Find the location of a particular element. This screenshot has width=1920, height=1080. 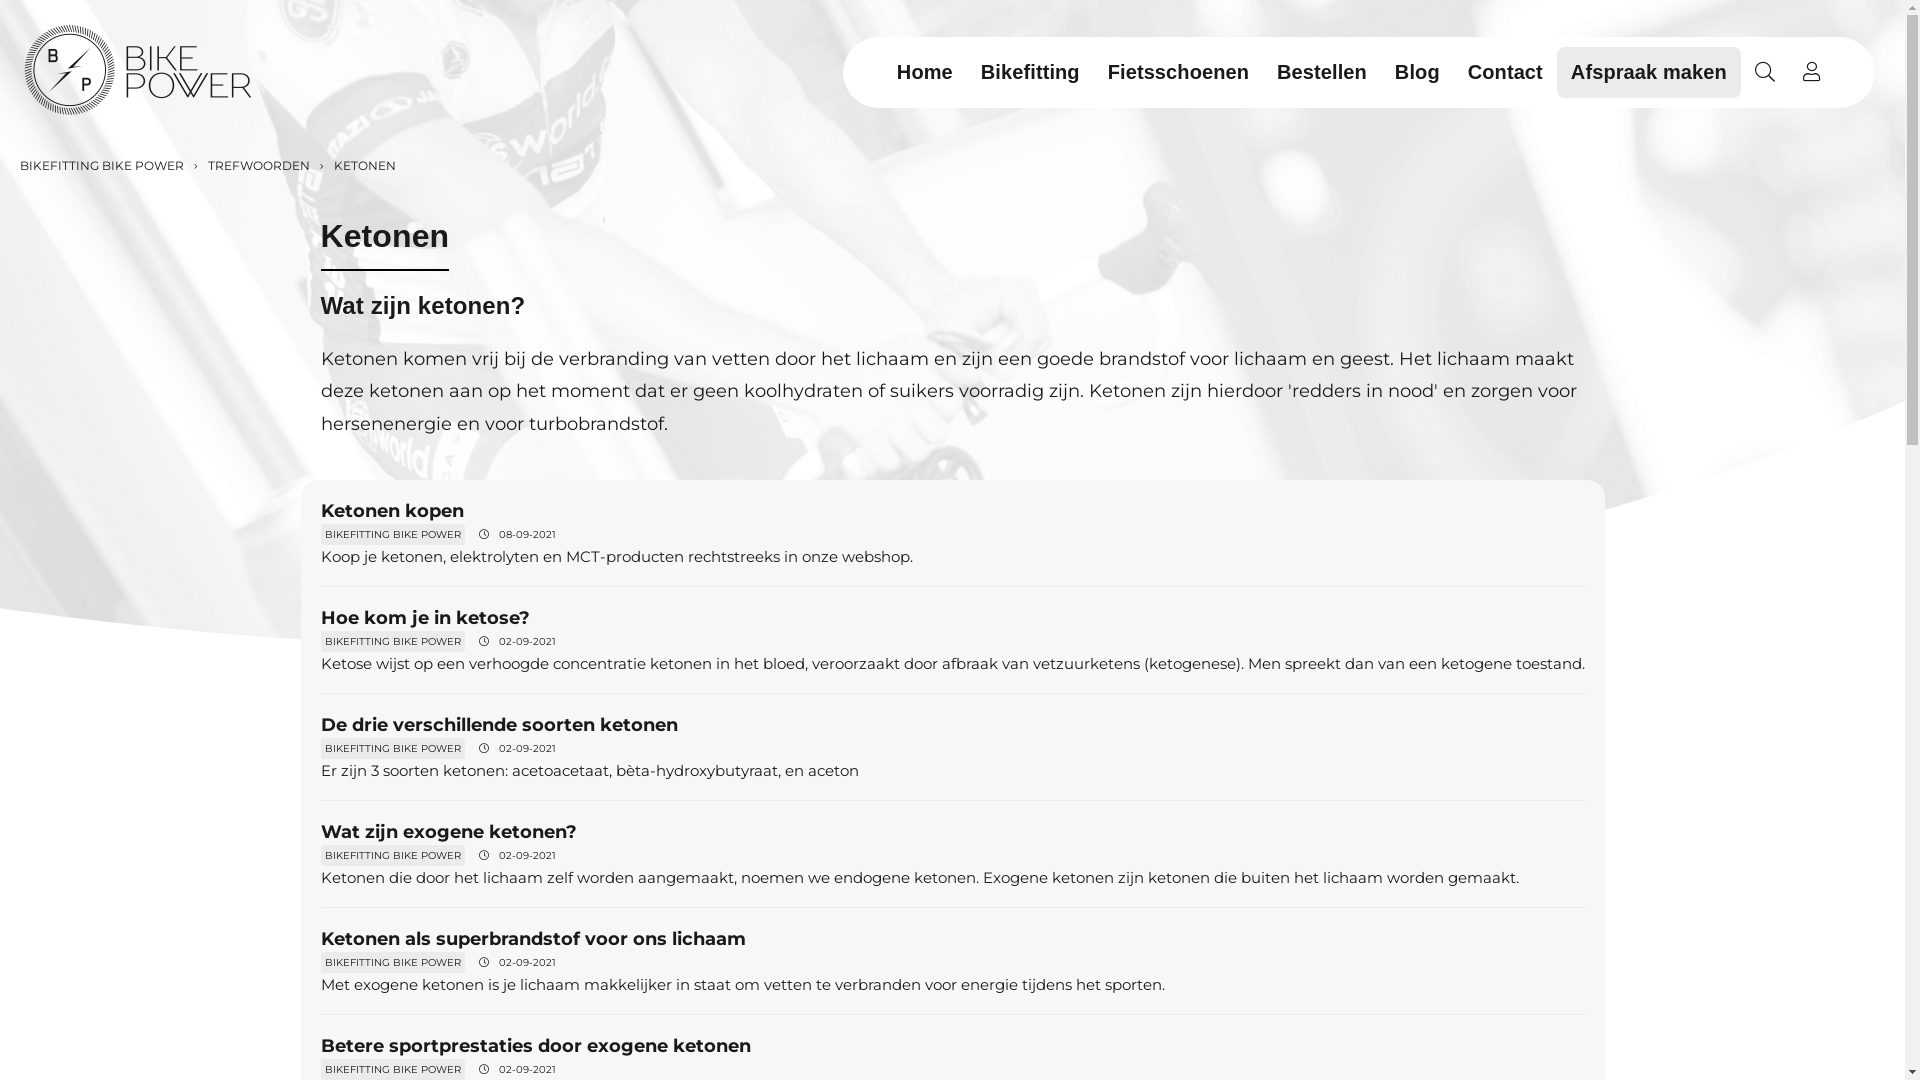

'Afspraak maken' is located at coordinates (1649, 70).